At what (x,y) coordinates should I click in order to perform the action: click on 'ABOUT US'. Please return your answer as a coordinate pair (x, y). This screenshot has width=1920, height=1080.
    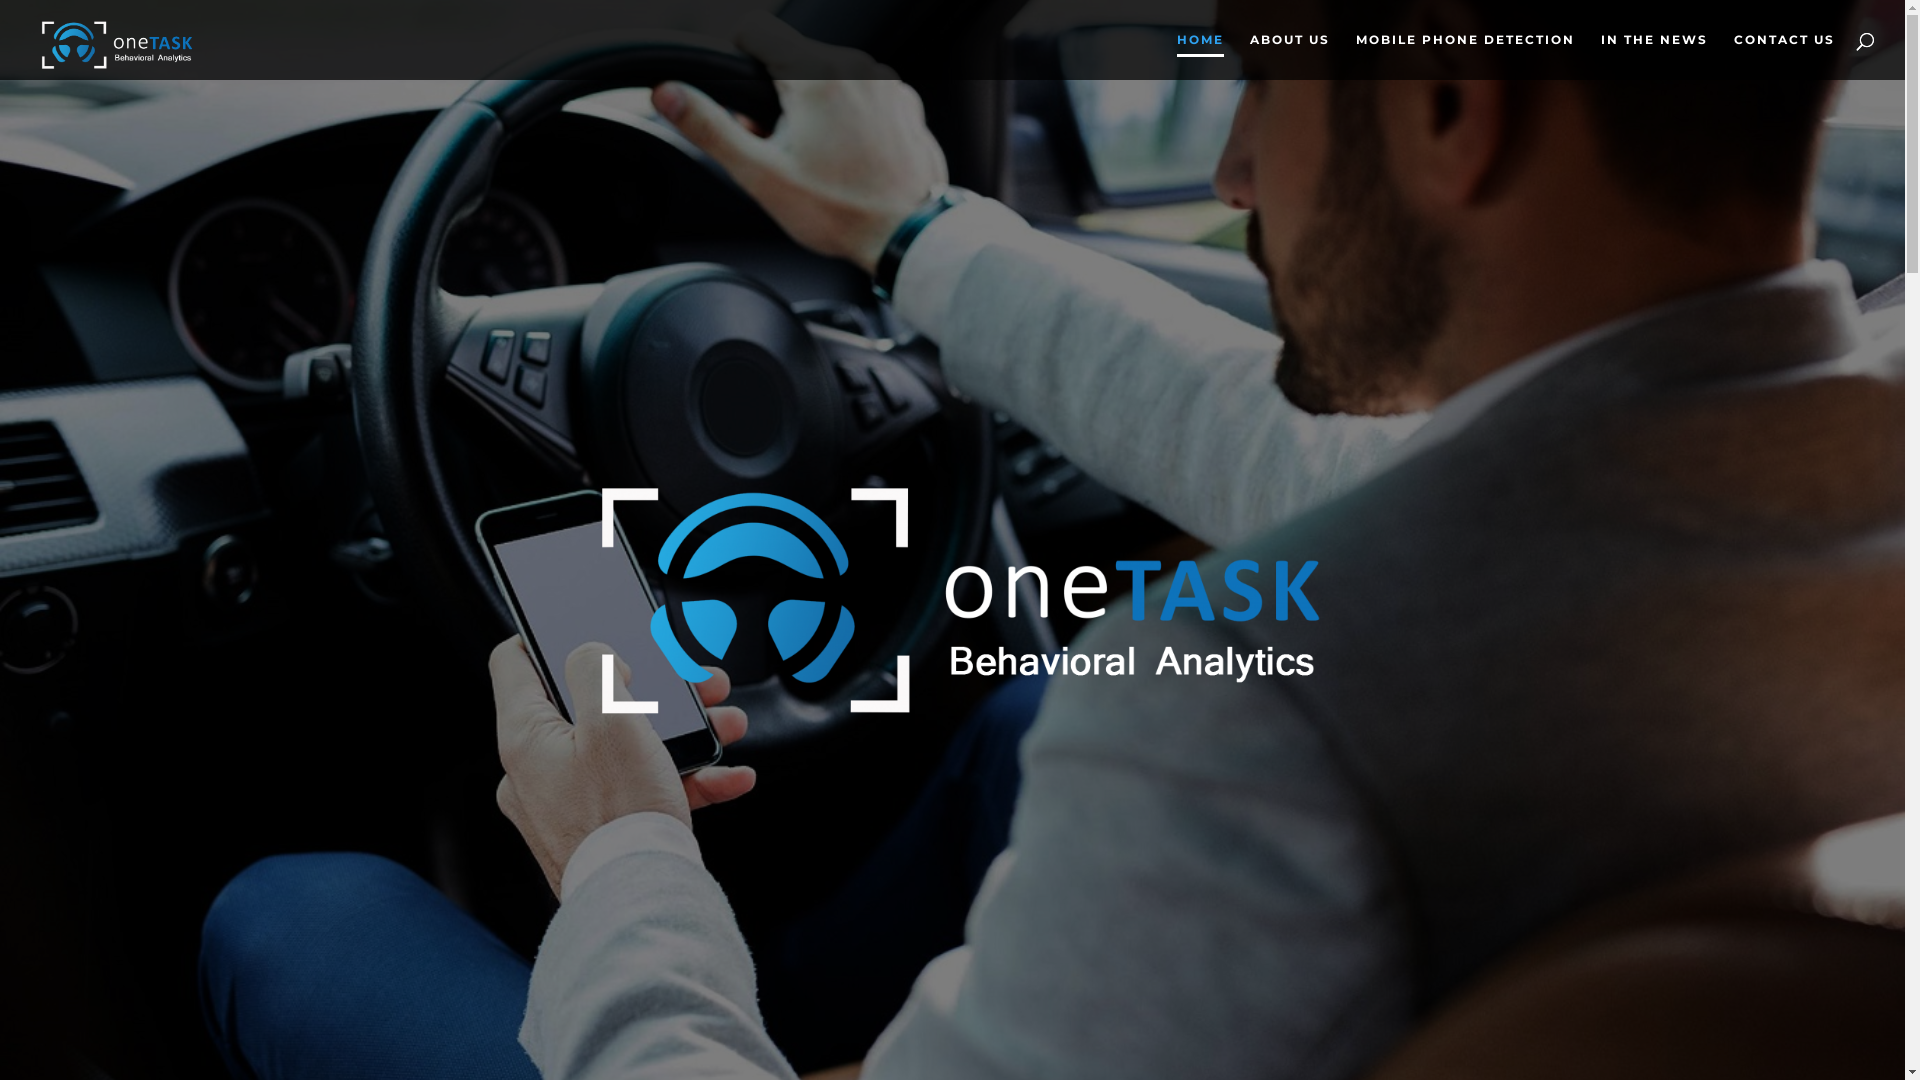
    Looking at the image, I should click on (1290, 55).